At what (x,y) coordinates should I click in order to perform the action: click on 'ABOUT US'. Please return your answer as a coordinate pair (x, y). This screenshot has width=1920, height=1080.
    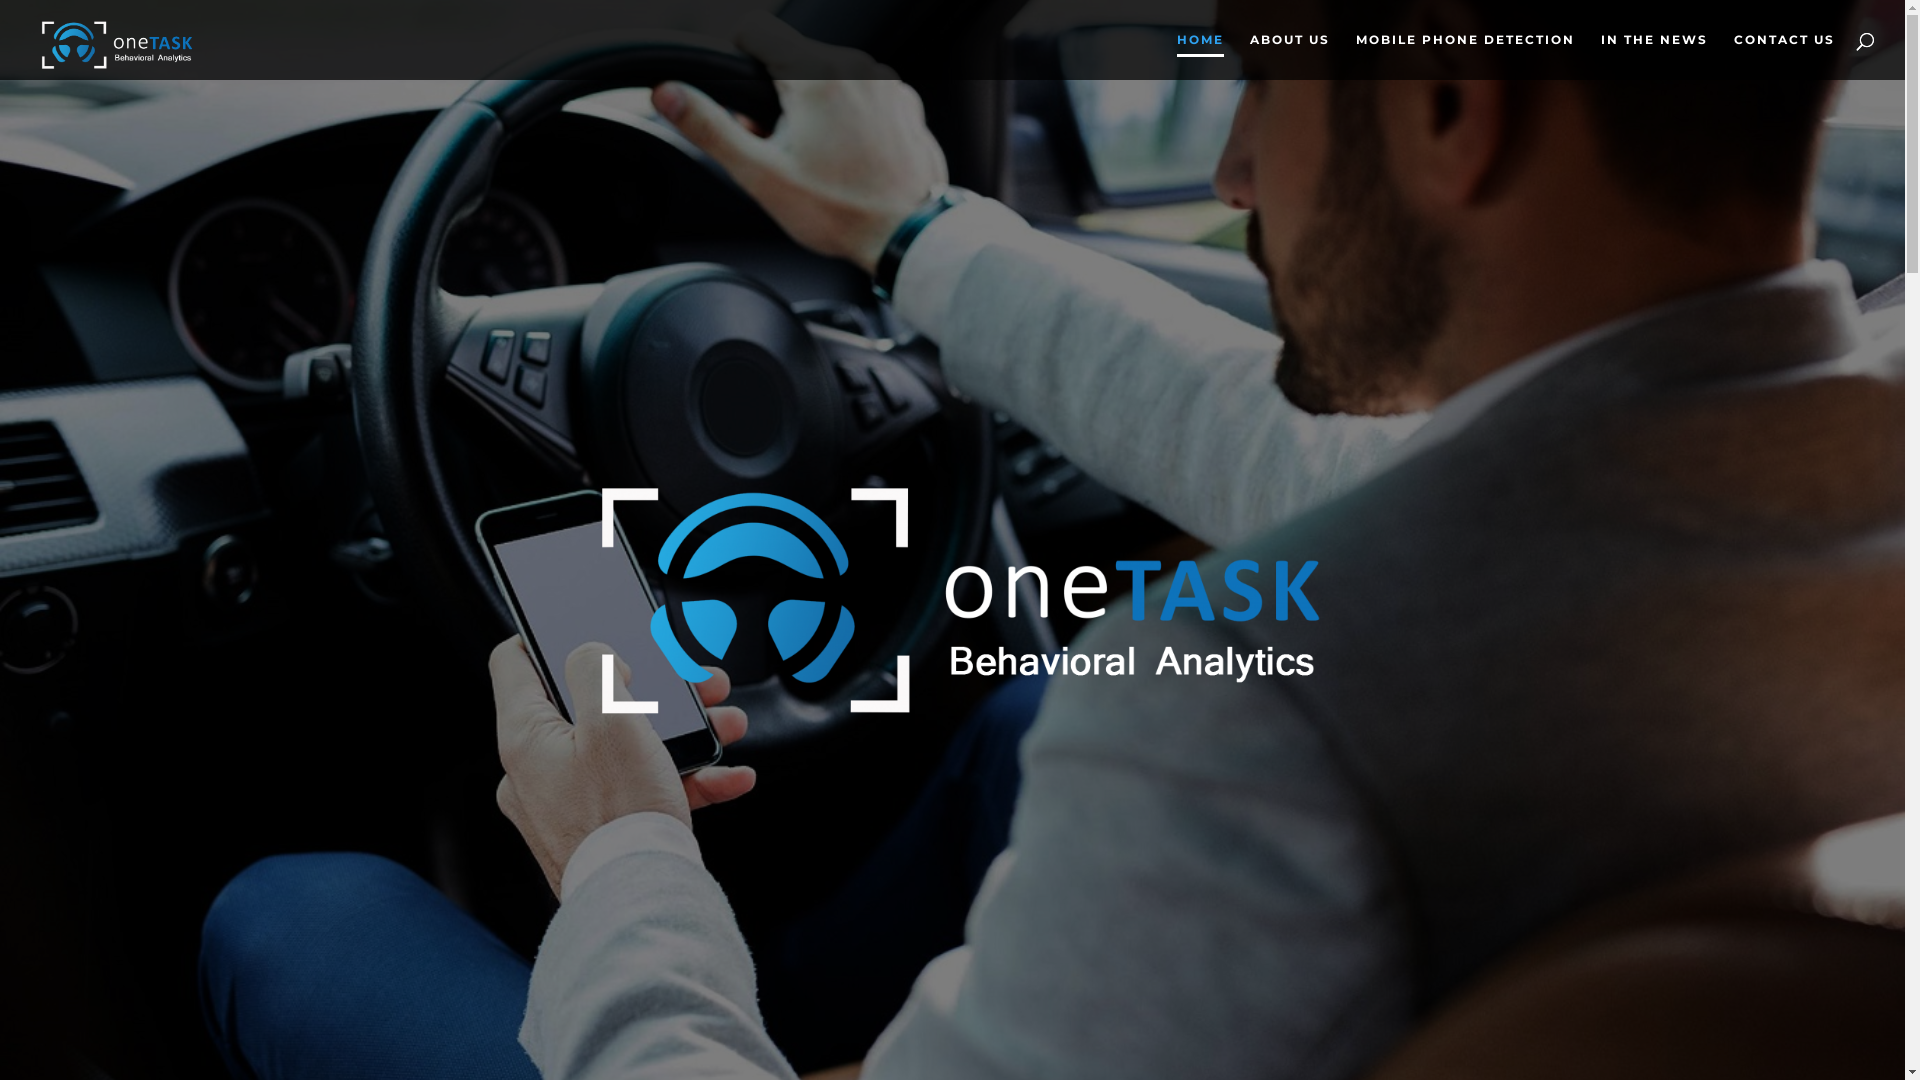
    Looking at the image, I should click on (1290, 55).